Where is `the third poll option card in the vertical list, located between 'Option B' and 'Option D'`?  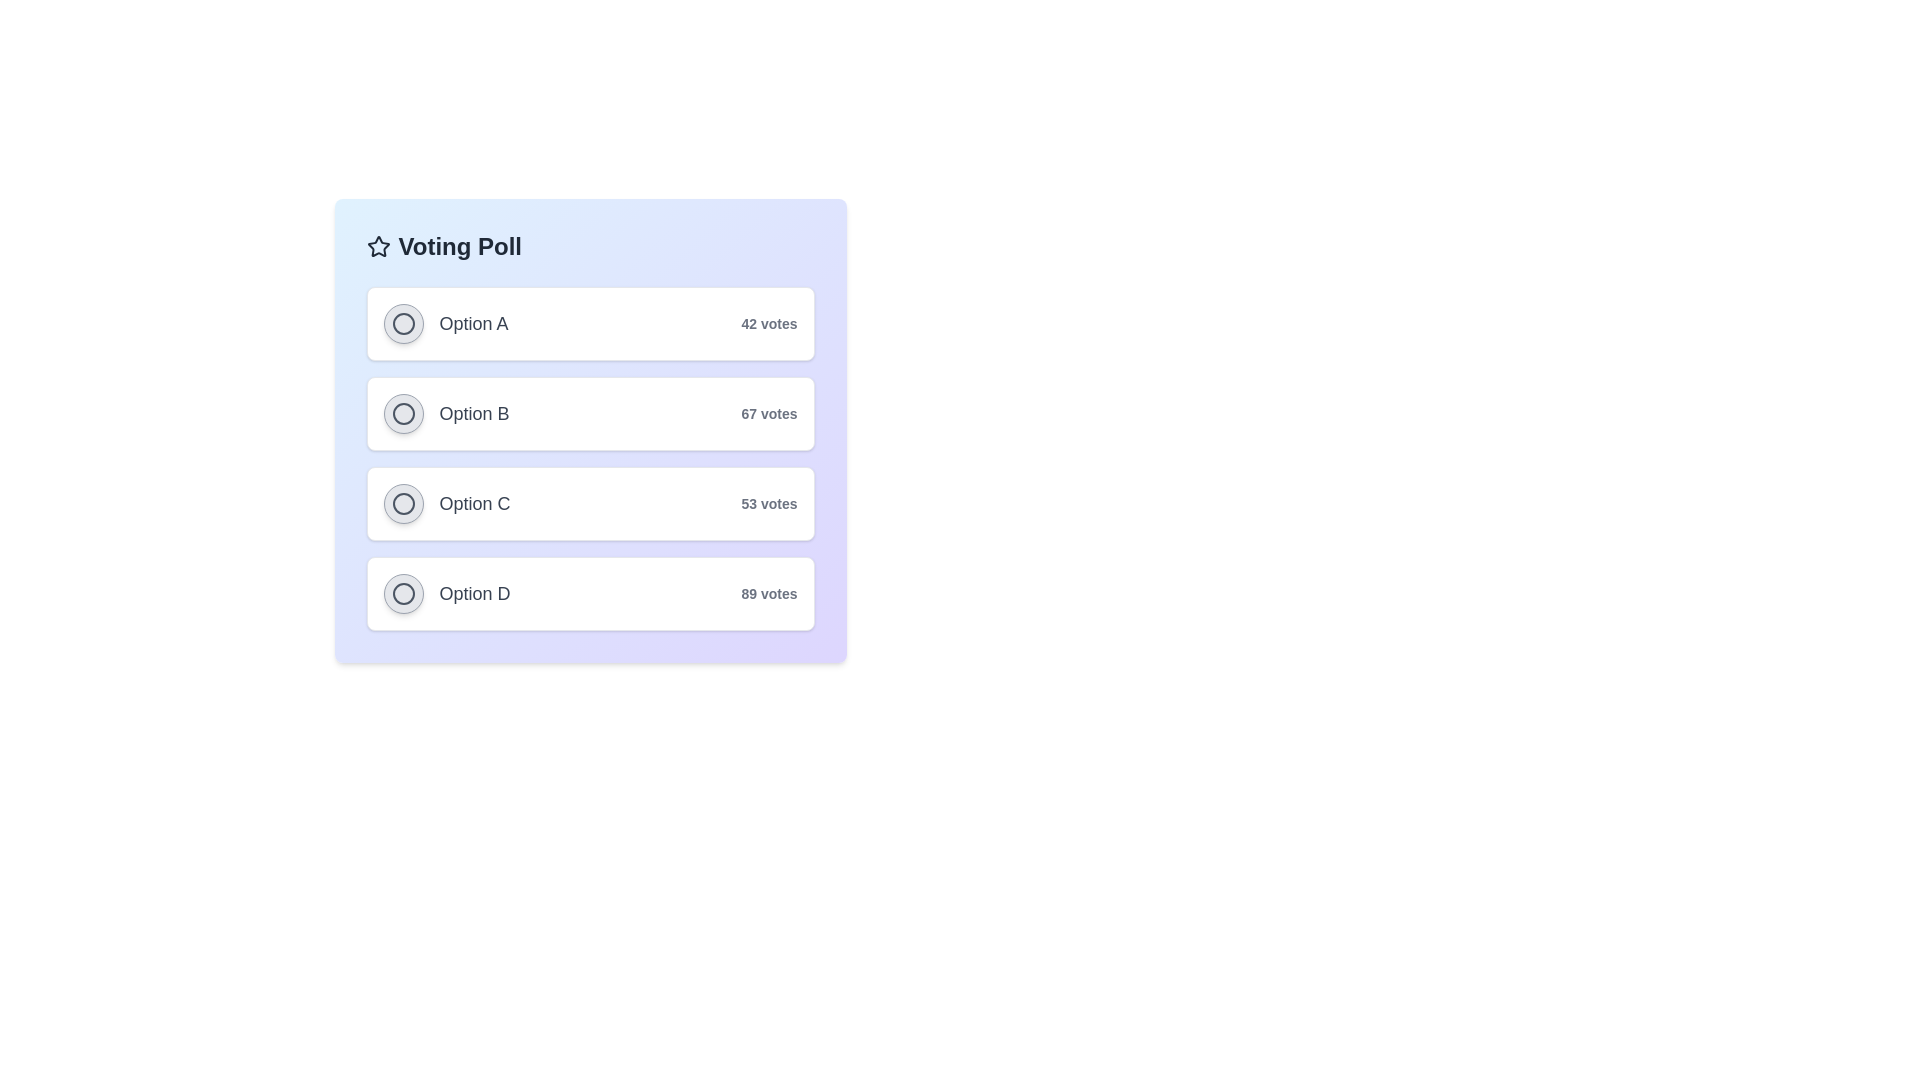
the third poll option card in the vertical list, located between 'Option B' and 'Option D' is located at coordinates (589, 503).